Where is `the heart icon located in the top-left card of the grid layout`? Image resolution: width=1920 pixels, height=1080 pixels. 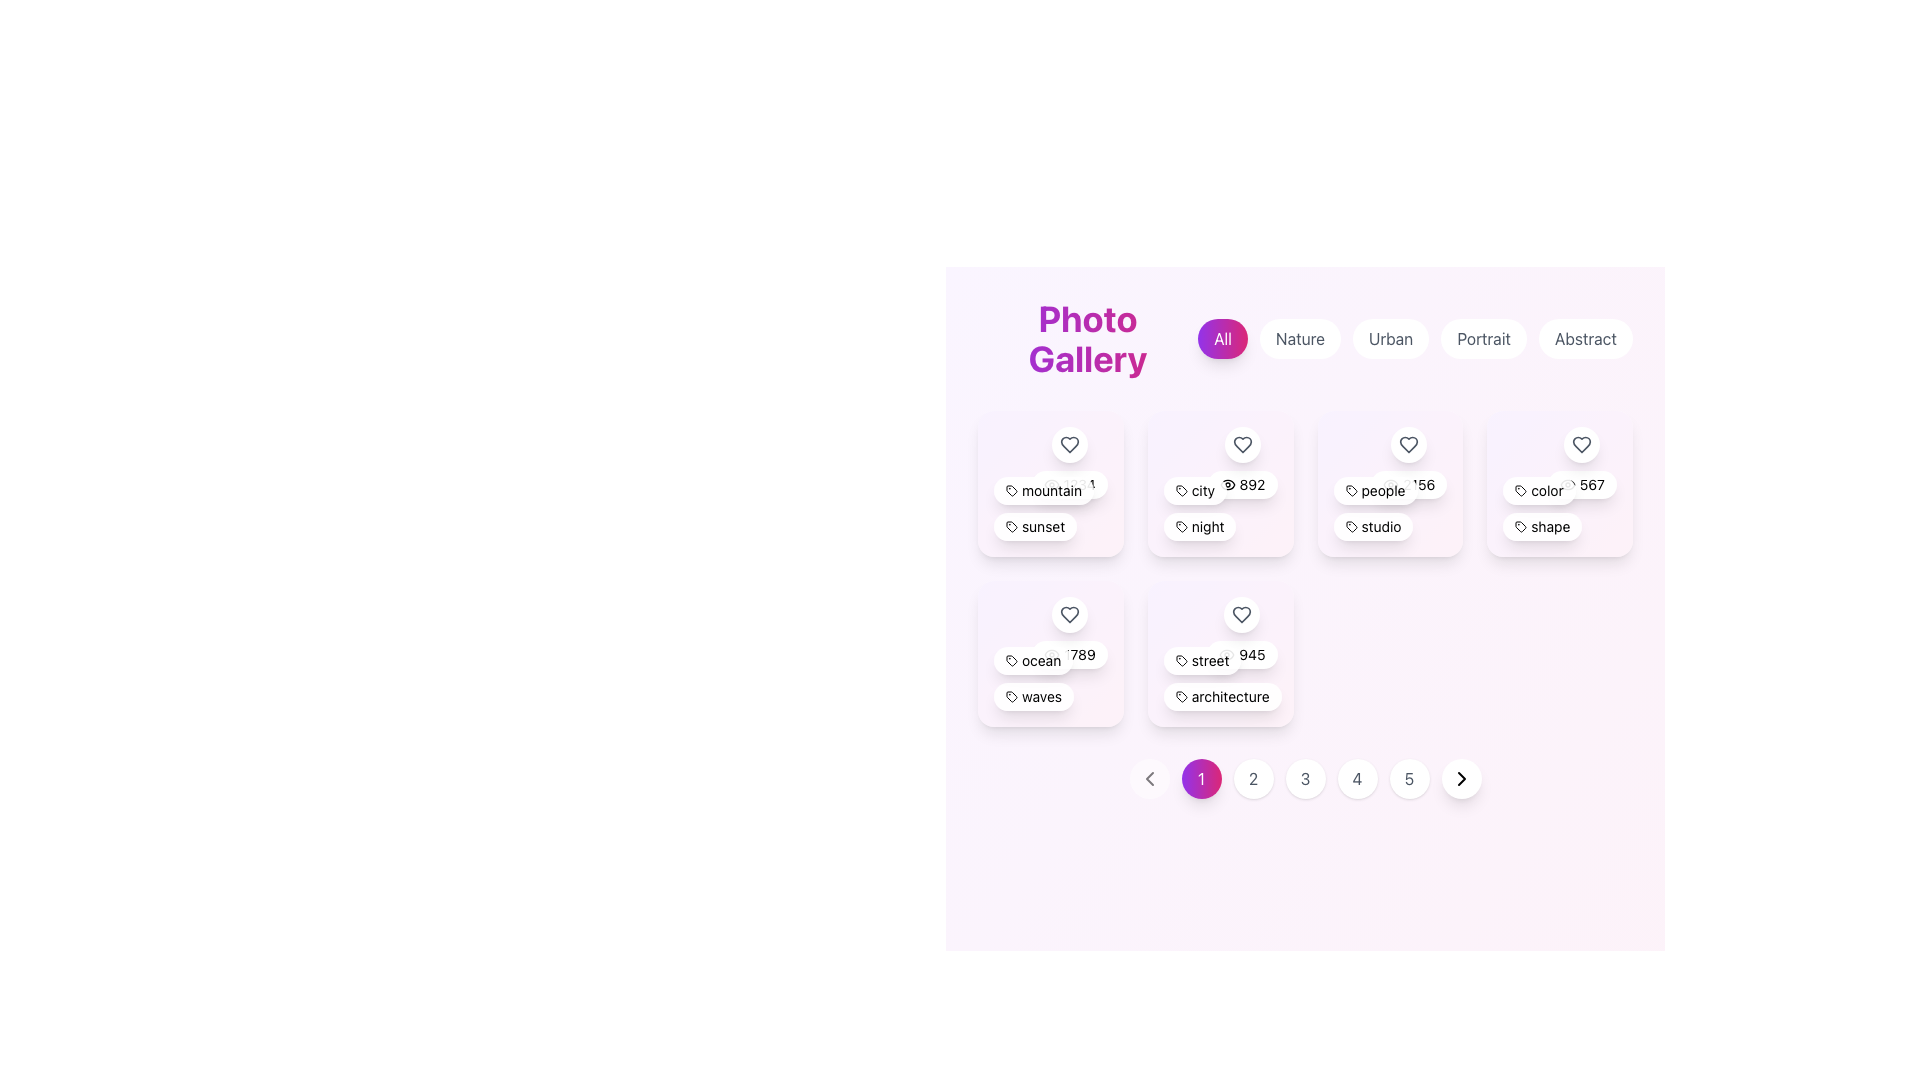 the heart icon located in the top-left card of the grid layout is located at coordinates (1068, 443).